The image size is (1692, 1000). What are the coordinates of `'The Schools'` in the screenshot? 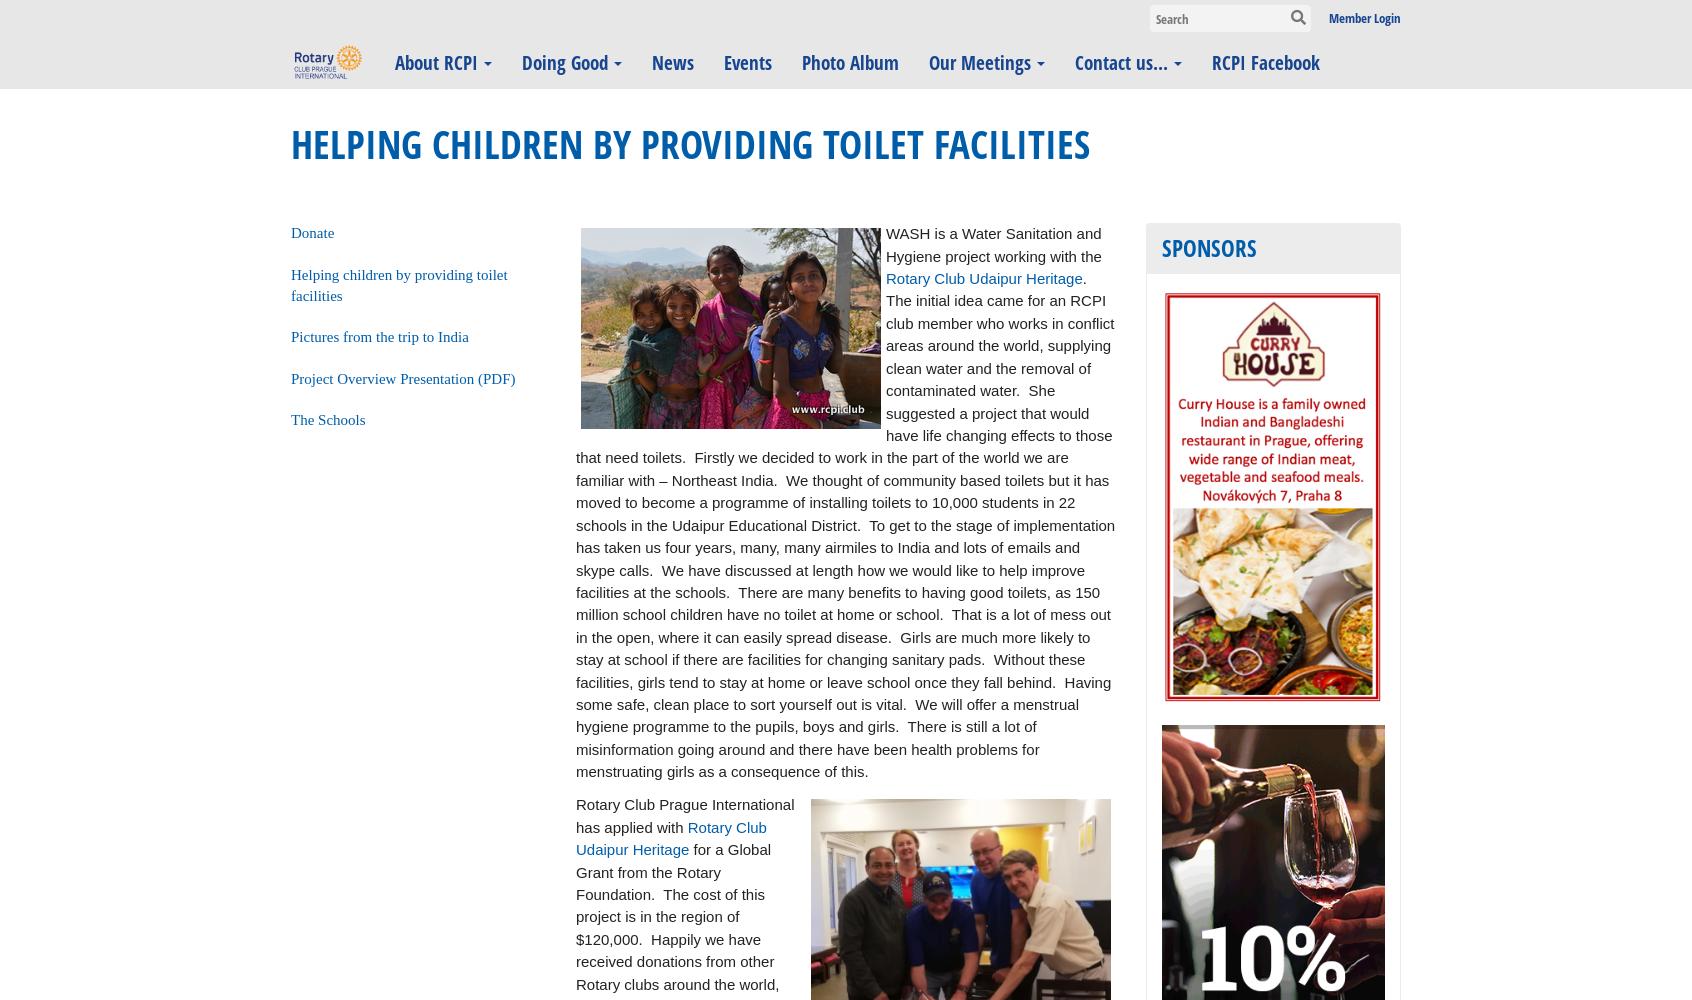 It's located at (290, 420).